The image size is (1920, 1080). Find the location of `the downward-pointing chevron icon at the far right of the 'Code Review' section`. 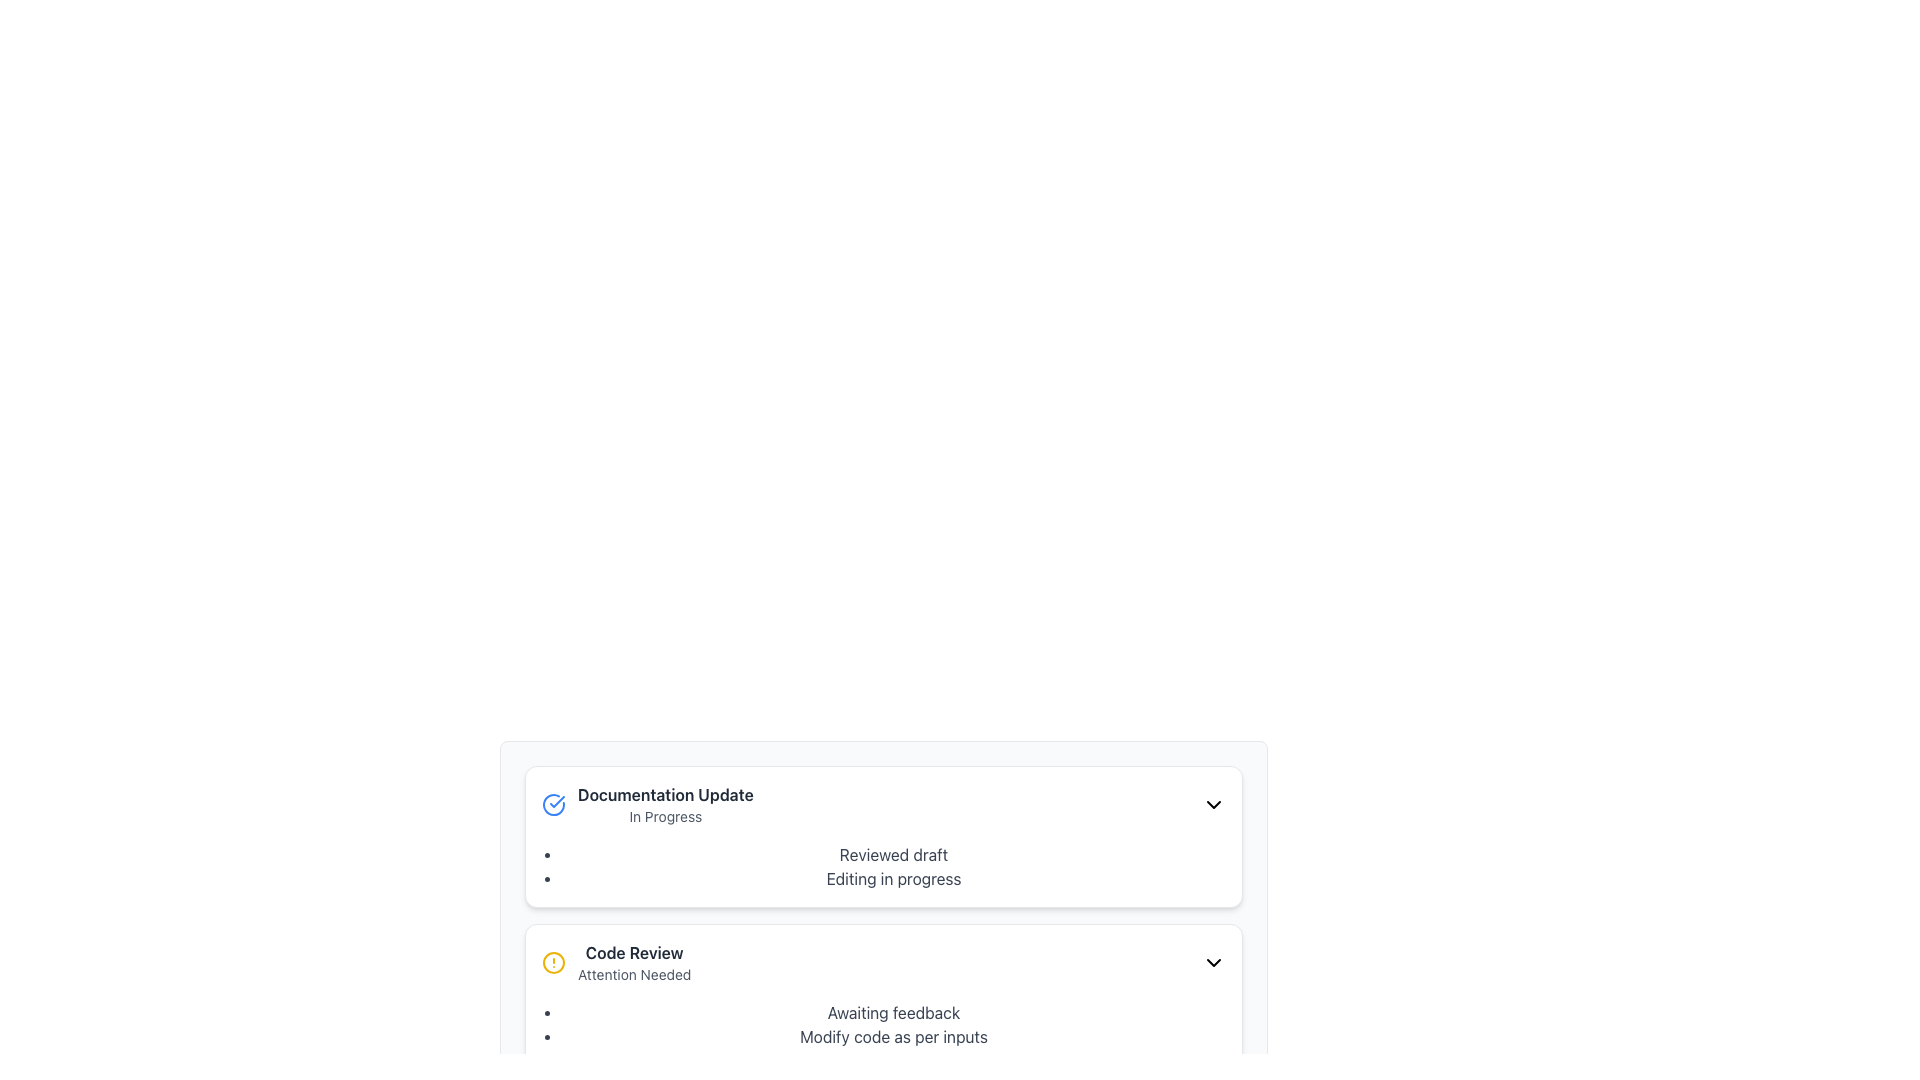

the downward-pointing chevron icon at the far right of the 'Code Review' section is located at coordinates (1213, 962).